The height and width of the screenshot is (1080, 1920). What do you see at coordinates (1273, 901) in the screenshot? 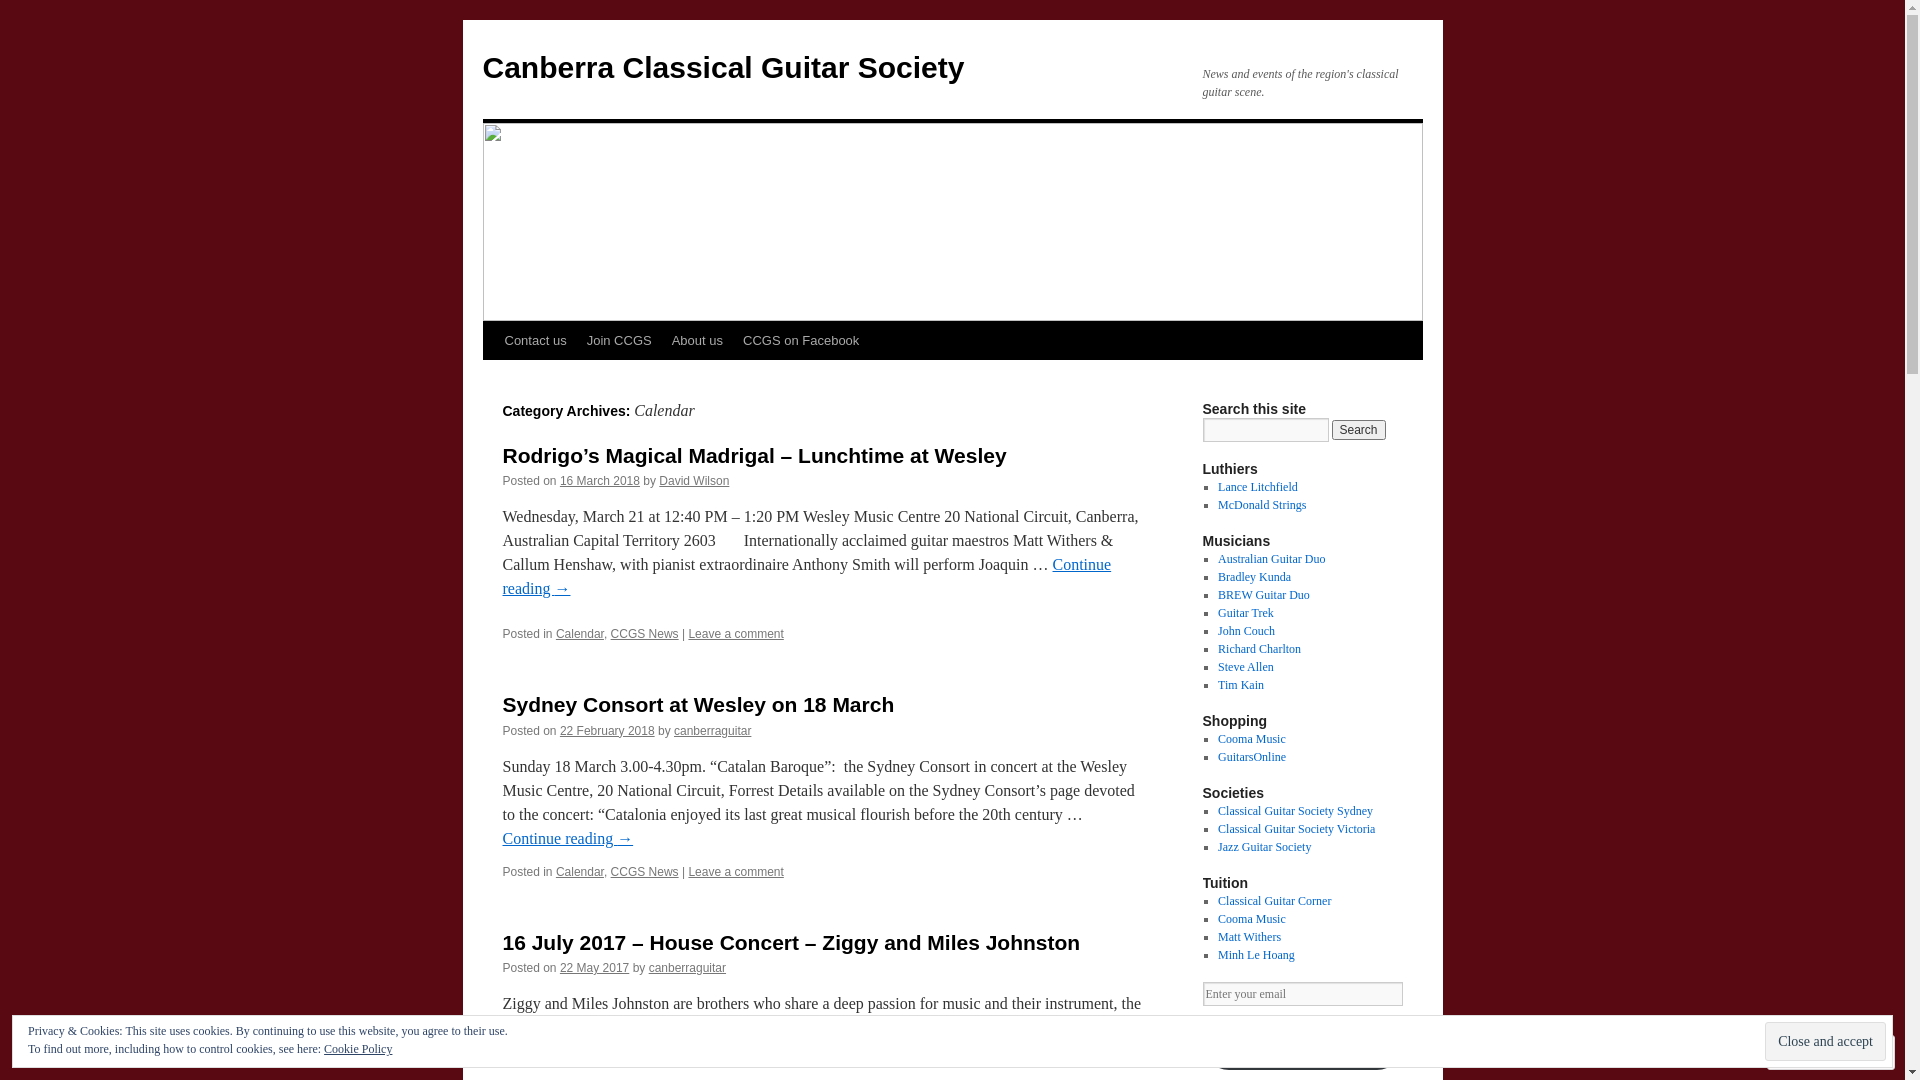
I see `'Classical Guitar Corner'` at bounding box center [1273, 901].